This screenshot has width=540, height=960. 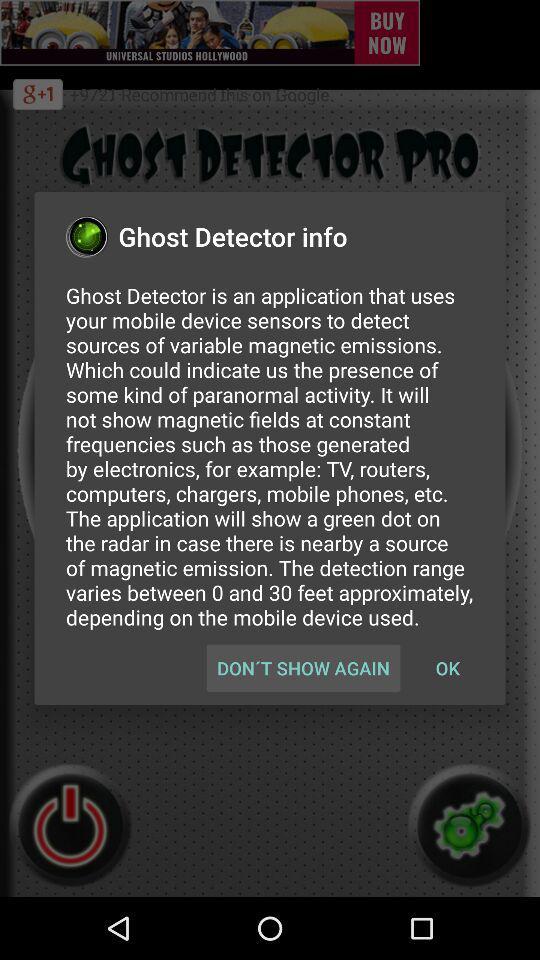 What do you see at coordinates (302, 668) in the screenshot?
I see `button to the left of the ok icon` at bounding box center [302, 668].